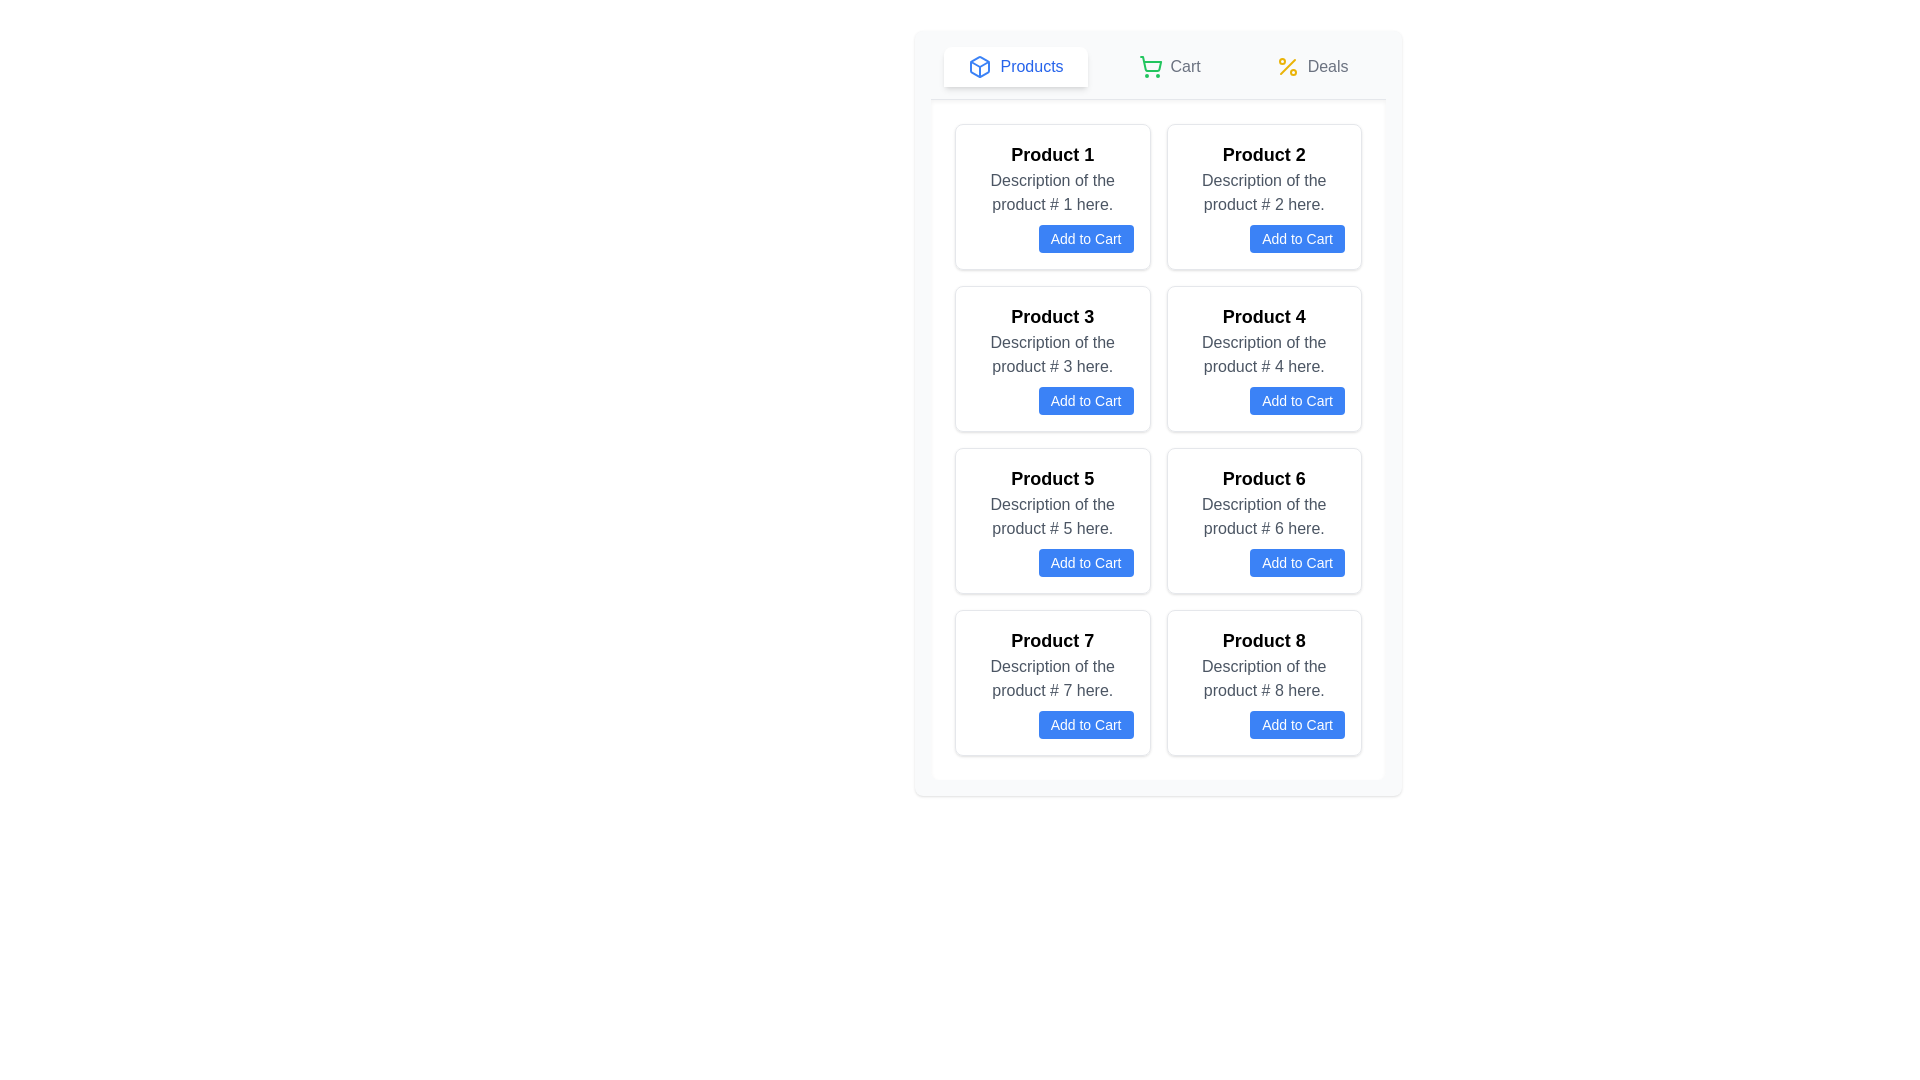 This screenshot has height=1080, width=1920. I want to click on the 'Deals' text label in the top-right corner of the navigation bar, so click(1328, 65).